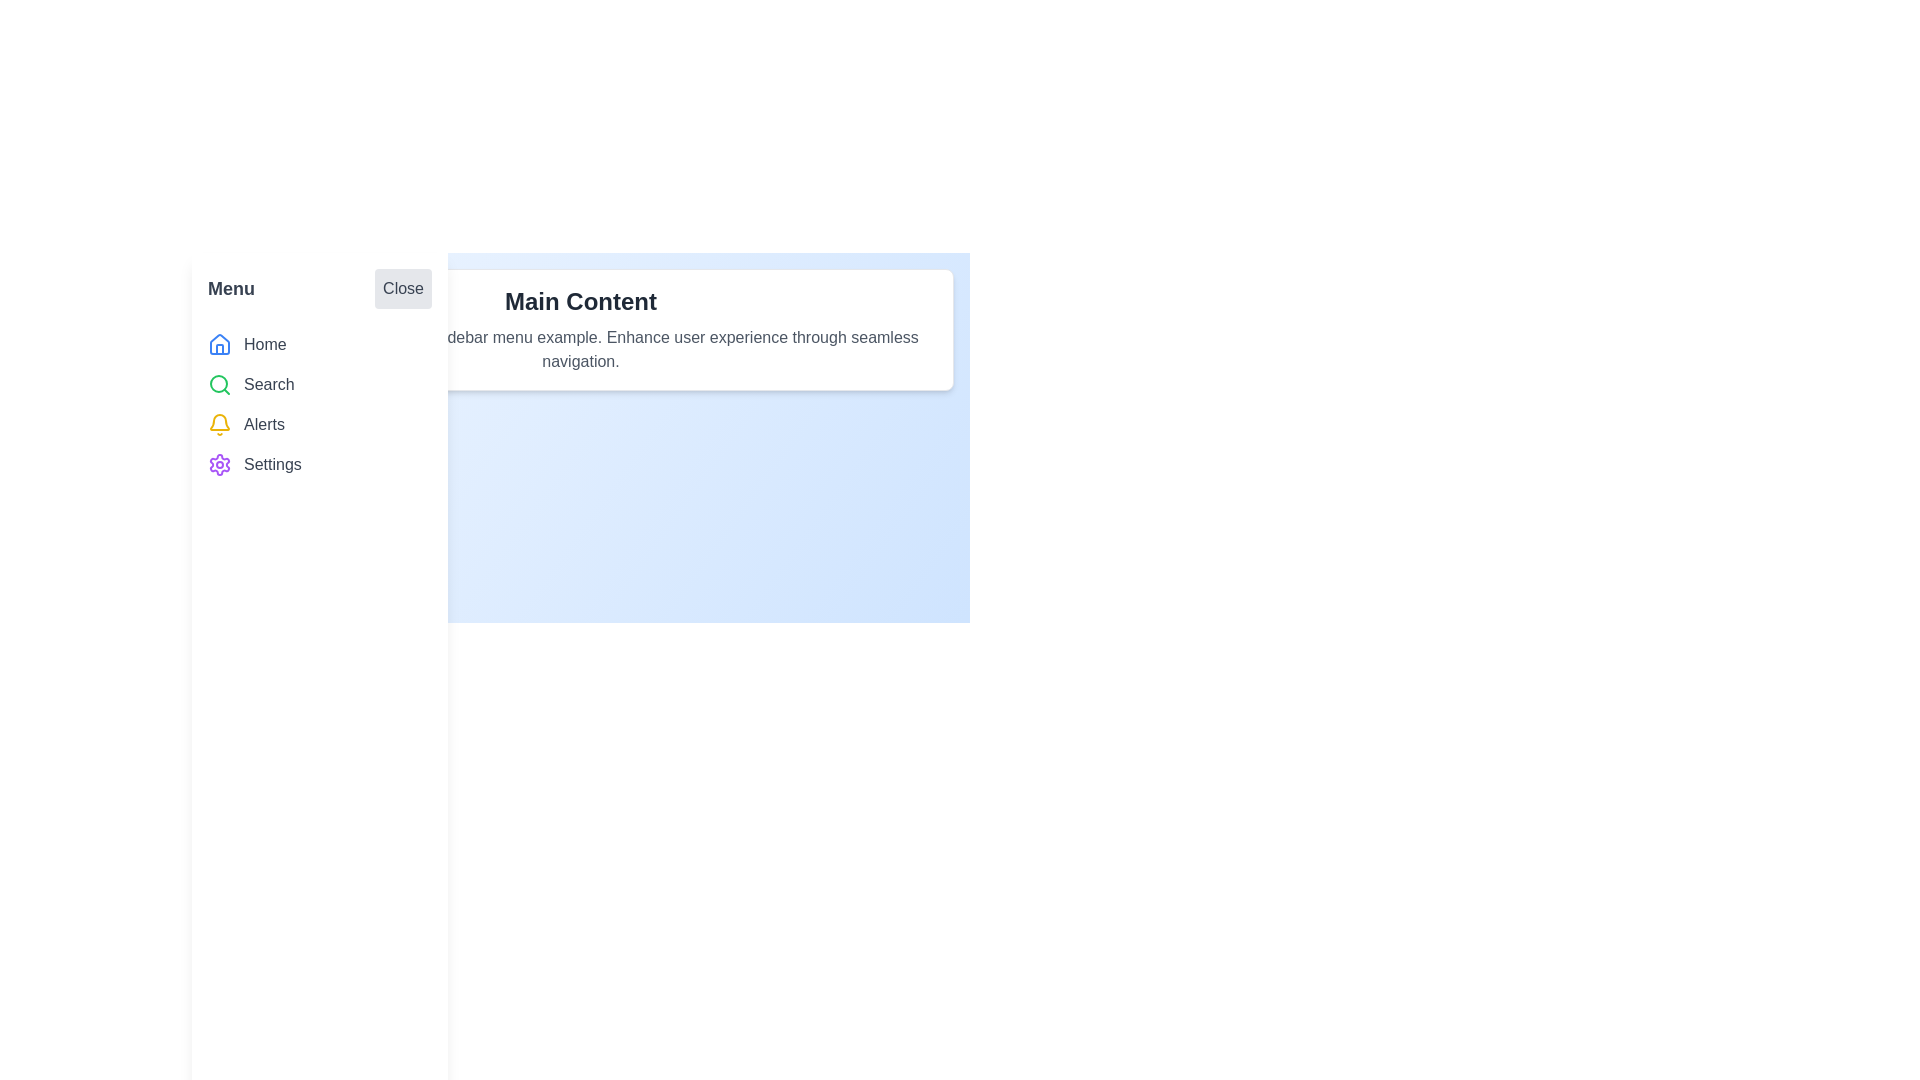 This screenshot has width=1920, height=1080. What do you see at coordinates (402, 289) in the screenshot?
I see `the 'Close' button, which is a rectangular button with light gray background and rounded corners, located next to the 'Menu' text` at bounding box center [402, 289].